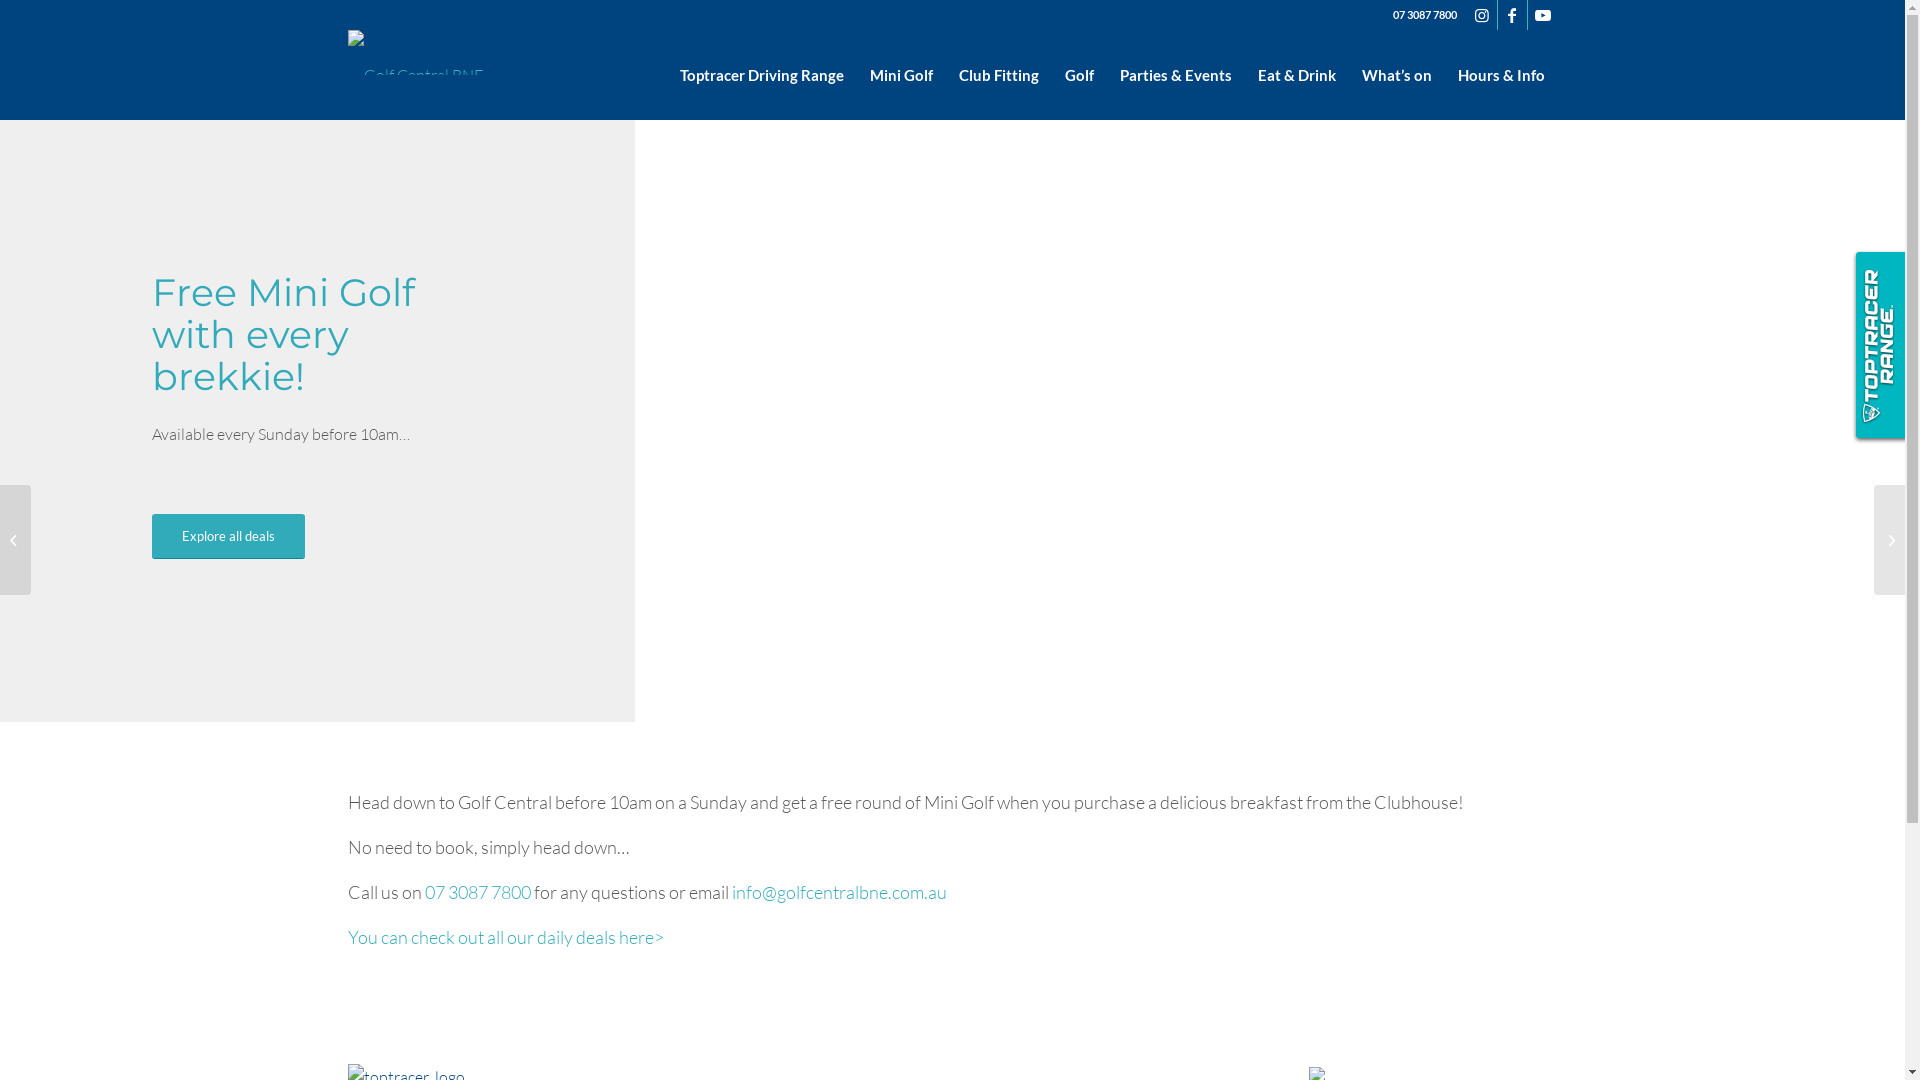  Describe the element at coordinates (422, 890) in the screenshot. I see `'07 3087 7800'` at that location.